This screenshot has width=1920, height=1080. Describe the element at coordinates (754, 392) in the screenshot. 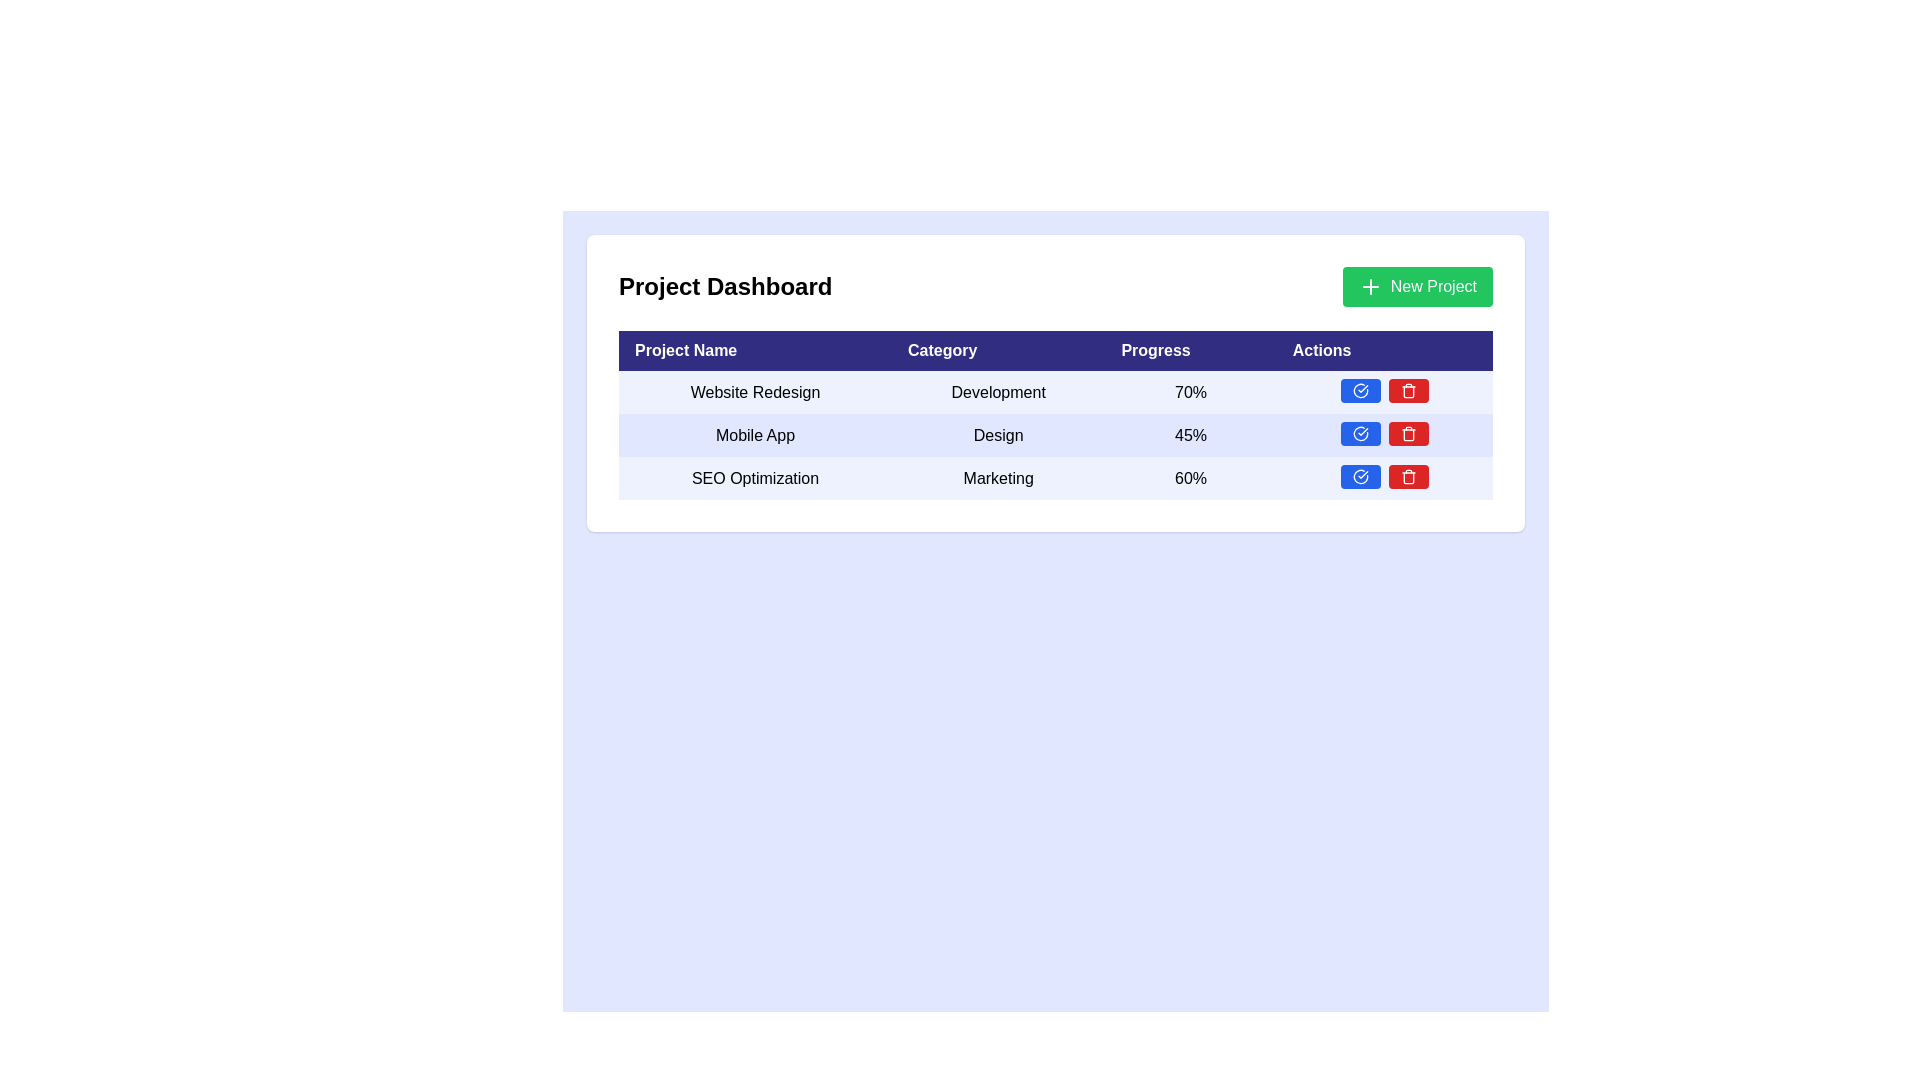

I see `the static text display that shows the project name 'Website Redesign' in the first column of the second row of the table, aligned with the 'Project Name' header` at that location.